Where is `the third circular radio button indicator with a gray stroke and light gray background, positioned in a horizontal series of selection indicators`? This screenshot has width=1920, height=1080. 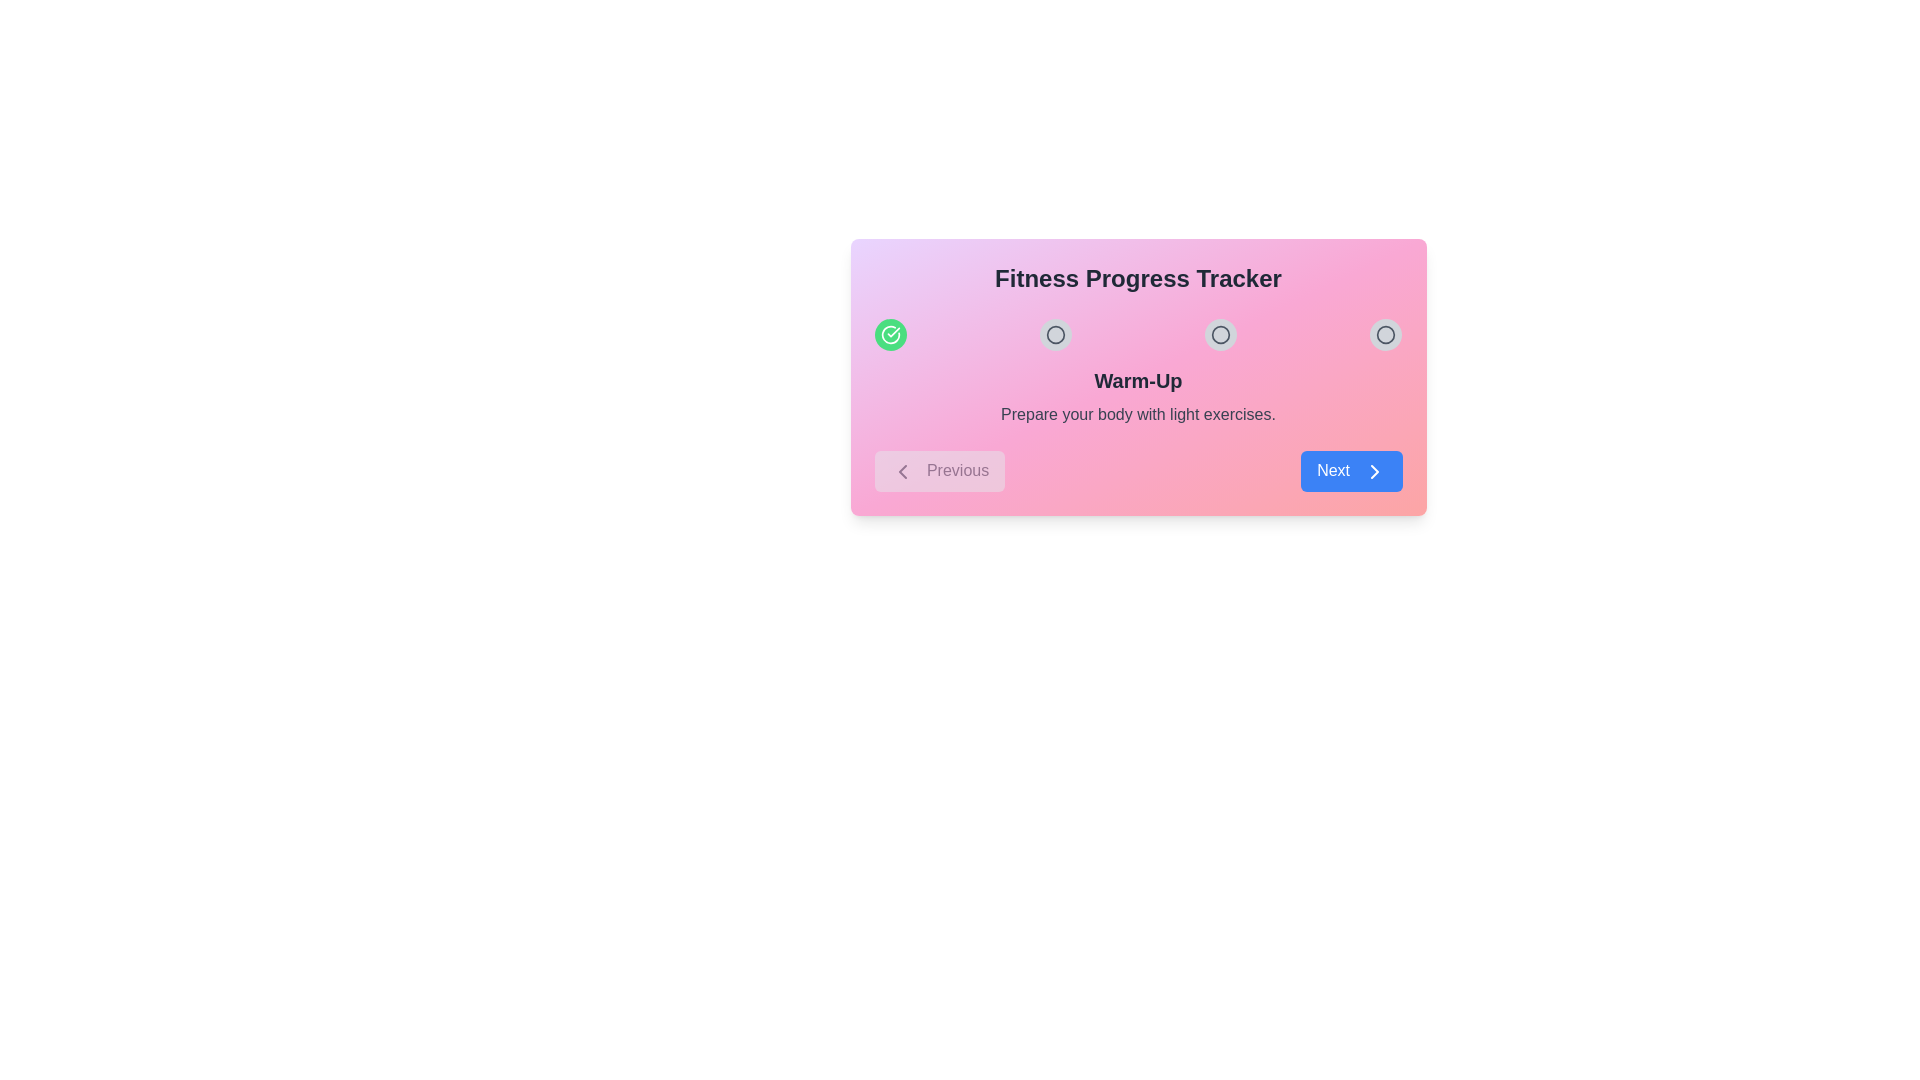
the third circular radio button indicator with a gray stroke and light gray background, positioned in a horizontal series of selection indicators is located at coordinates (1385, 334).